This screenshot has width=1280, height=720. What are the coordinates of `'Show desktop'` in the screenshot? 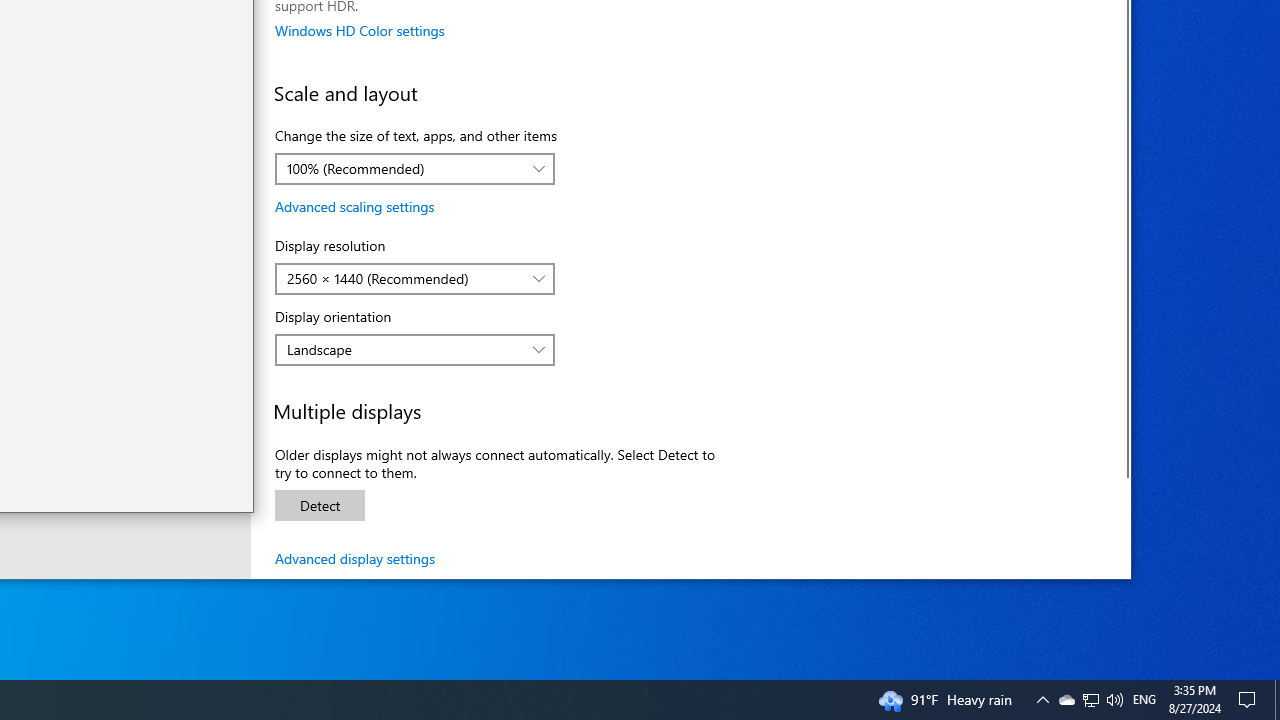 It's located at (1276, 698).